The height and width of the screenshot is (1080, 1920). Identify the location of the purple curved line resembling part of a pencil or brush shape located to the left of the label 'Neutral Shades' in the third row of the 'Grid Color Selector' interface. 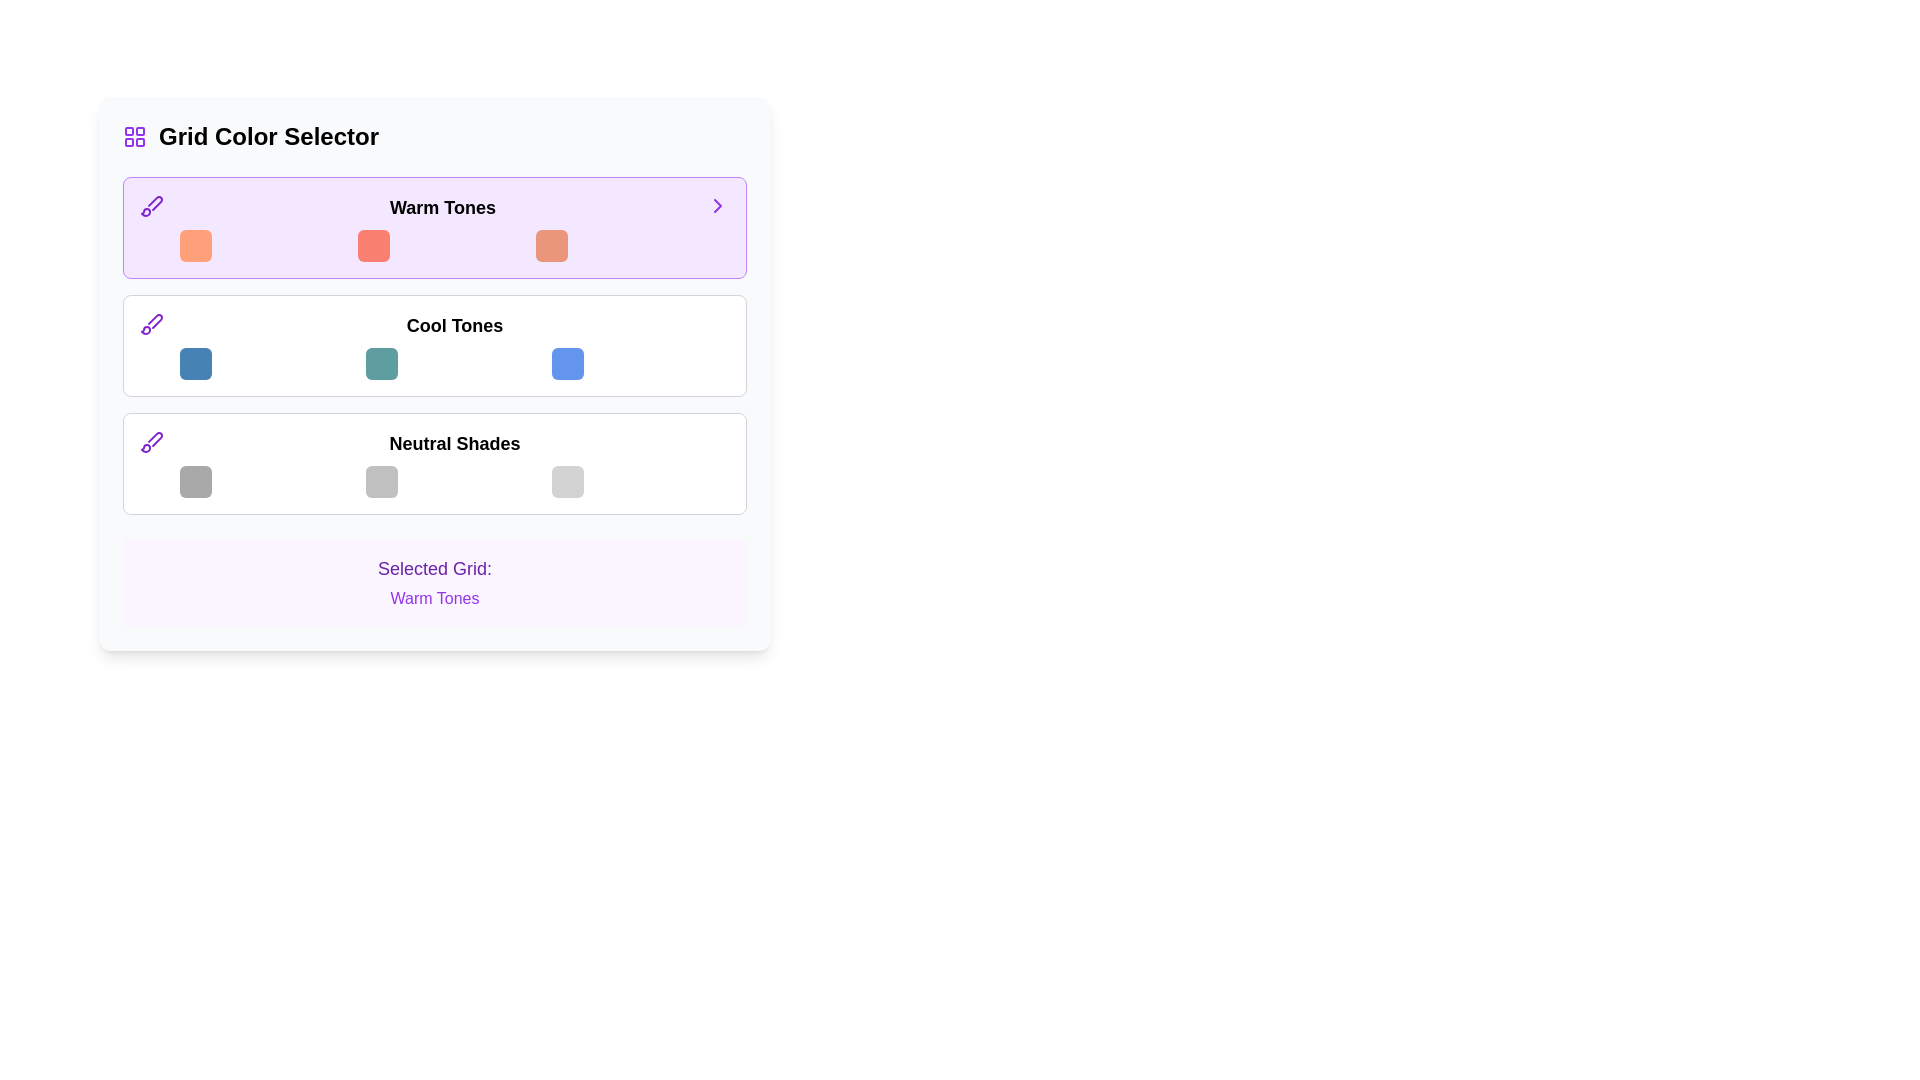
(154, 320).